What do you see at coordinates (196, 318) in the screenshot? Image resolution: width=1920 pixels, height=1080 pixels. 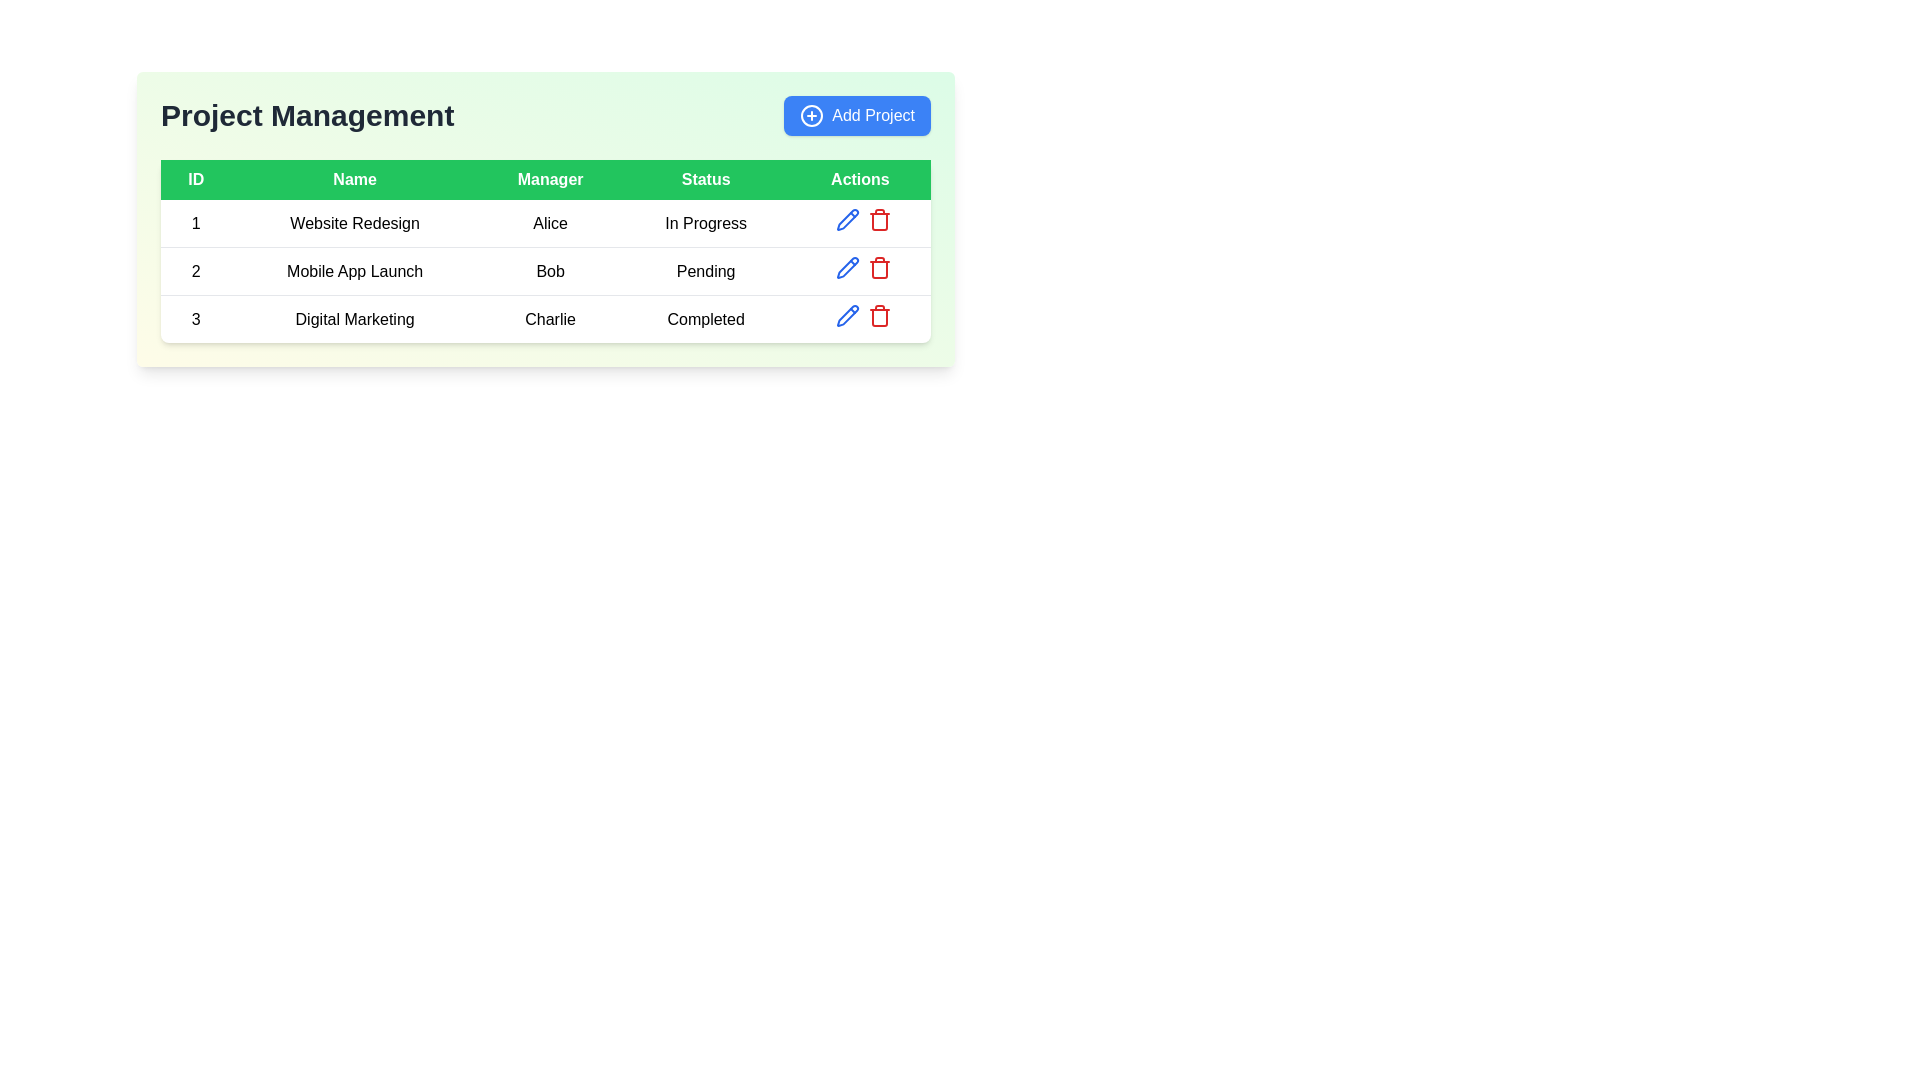 I see `value displayed in the Text Label indicating the unique identifier or serial number of the project entry, which is located under the 'ID' column in the project data table` at bounding box center [196, 318].